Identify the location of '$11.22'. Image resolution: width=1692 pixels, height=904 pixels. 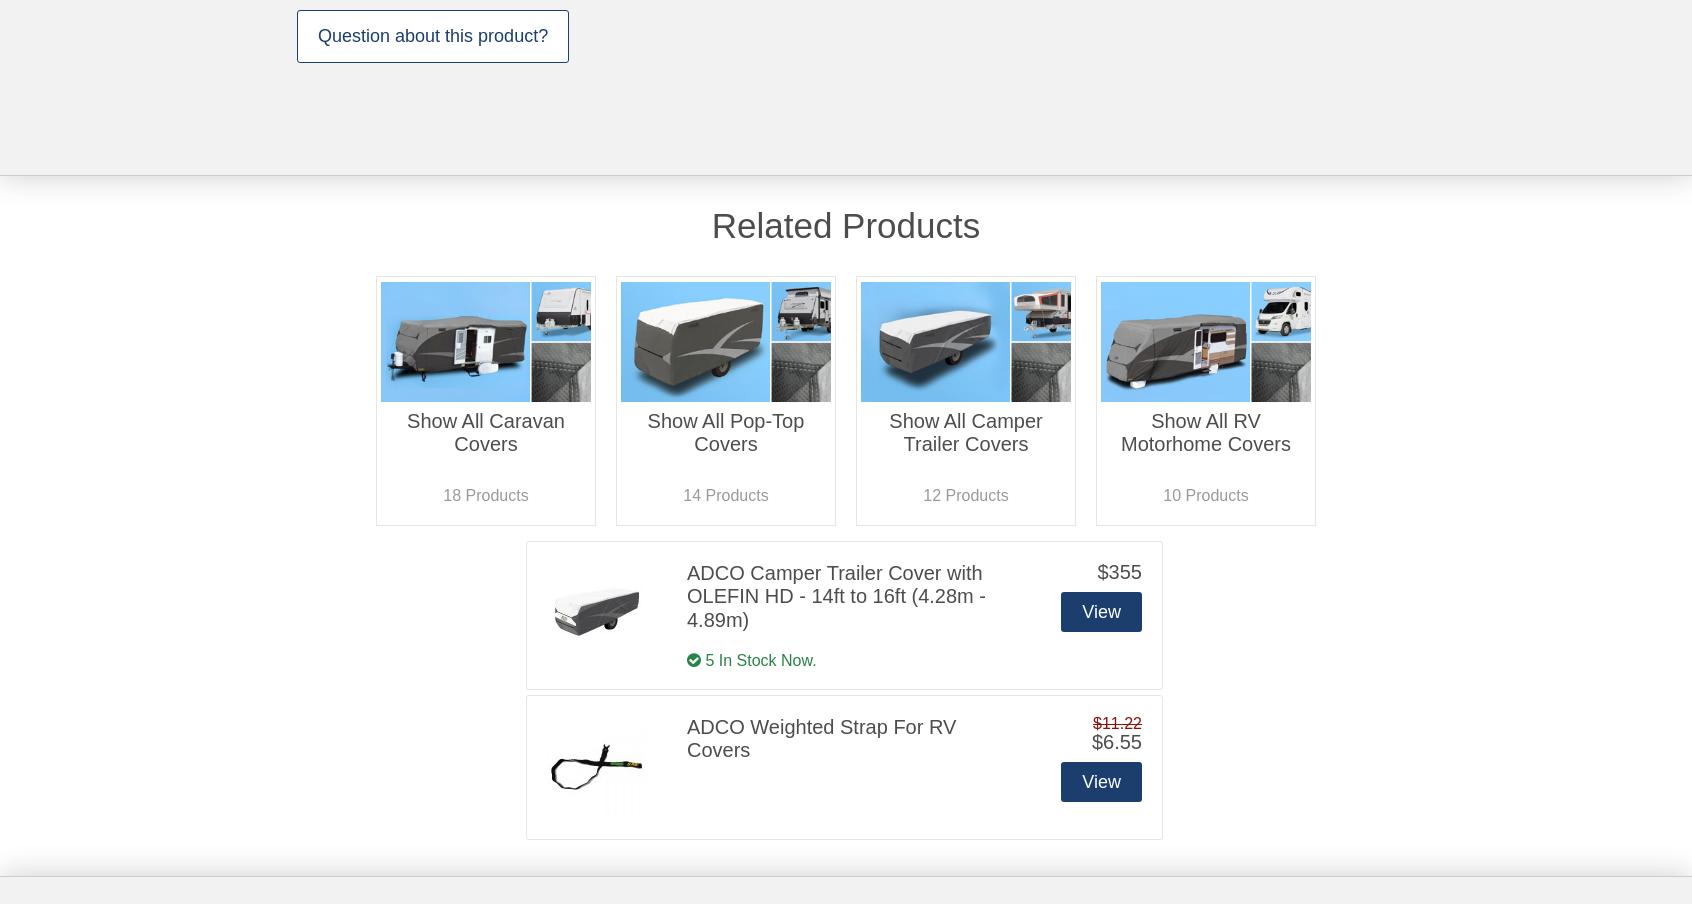
(1117, 721).